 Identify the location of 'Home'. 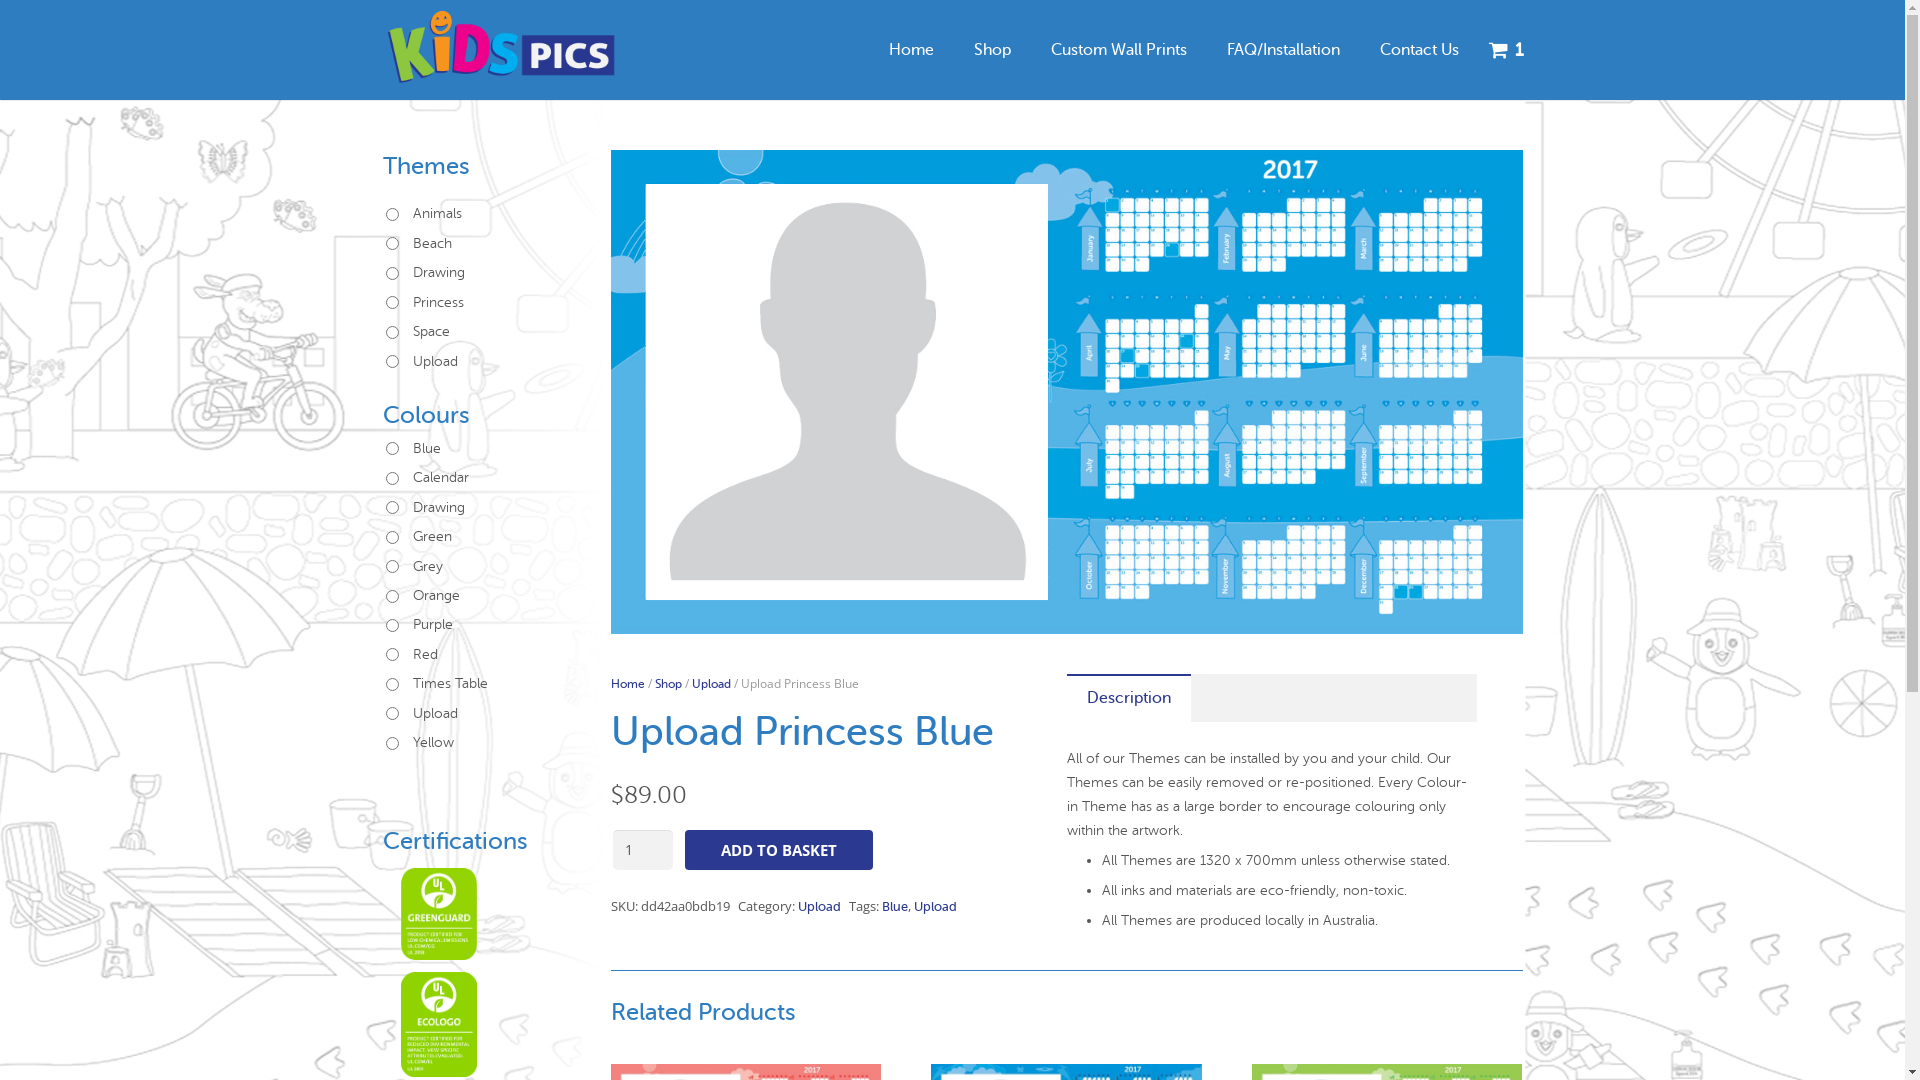
(626, 682).